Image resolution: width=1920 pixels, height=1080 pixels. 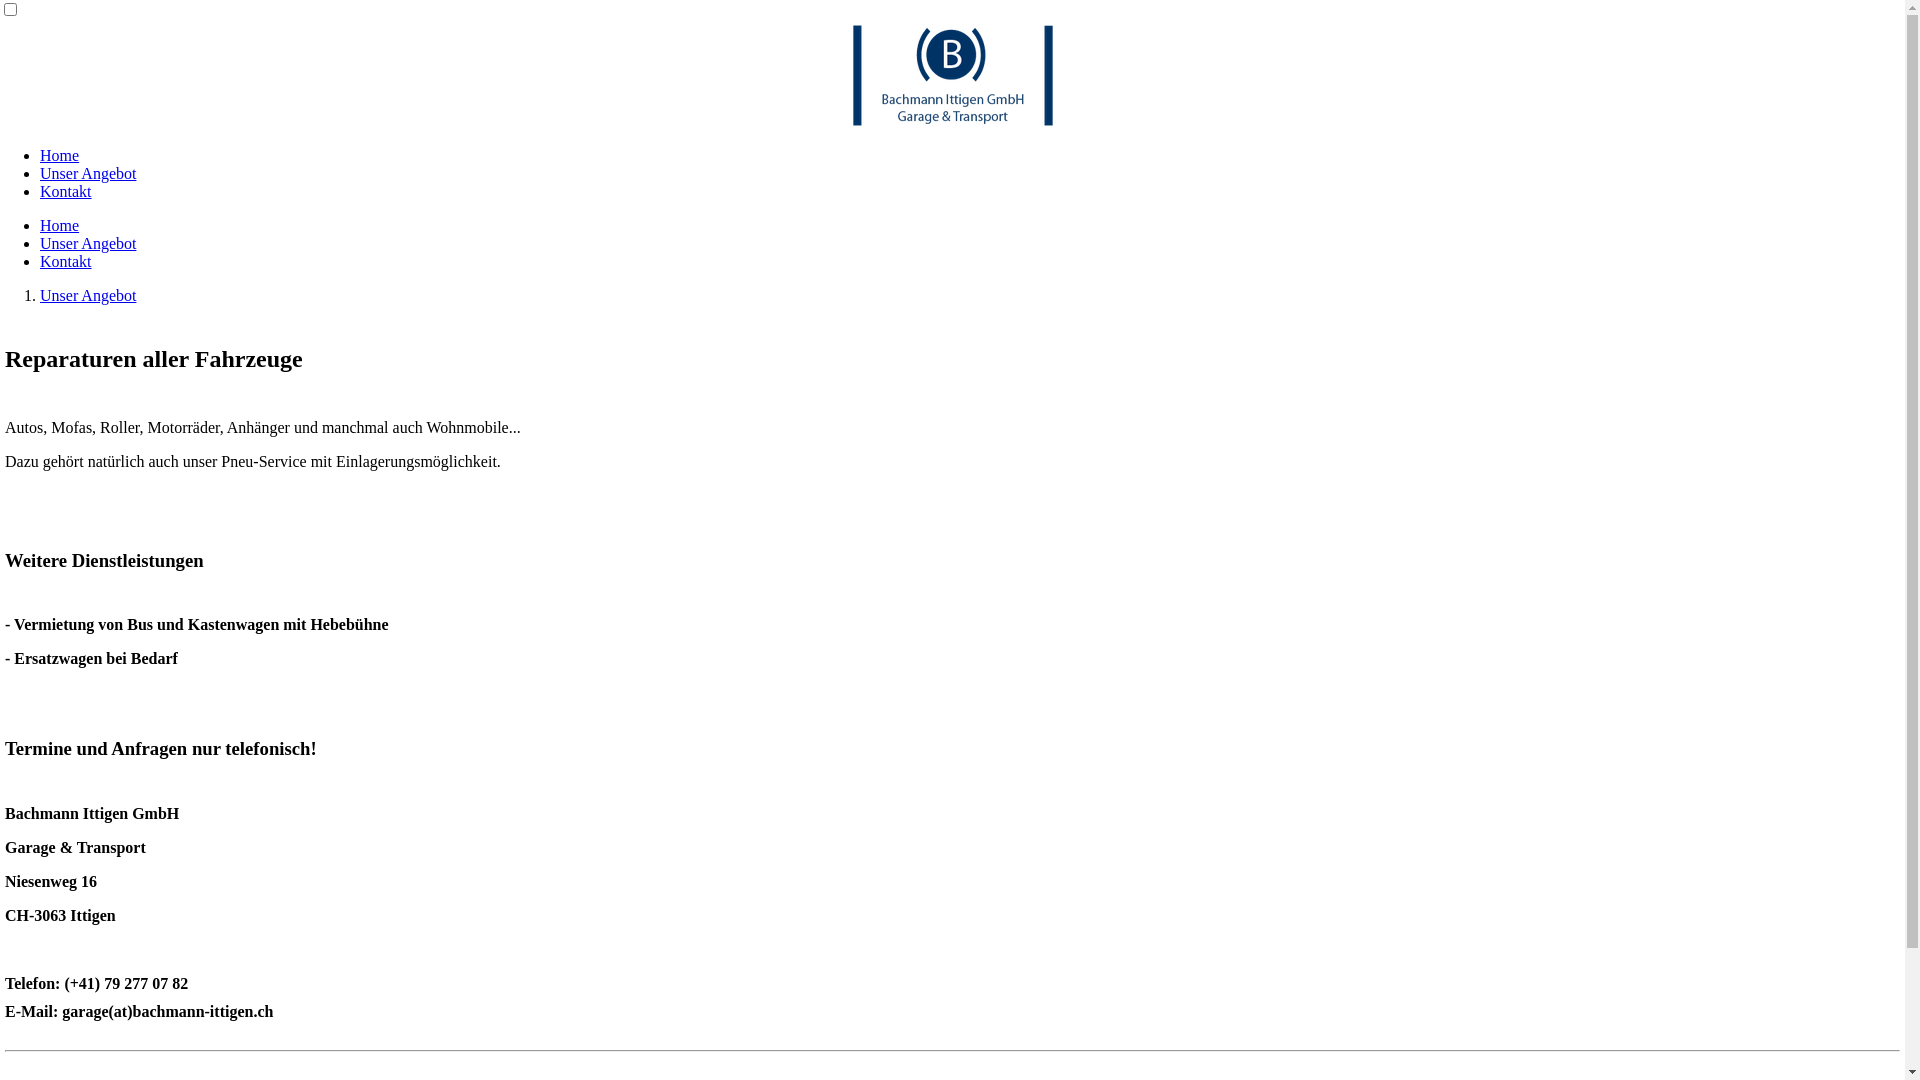 I want to click on 'Home', so click(x=39, y=154).